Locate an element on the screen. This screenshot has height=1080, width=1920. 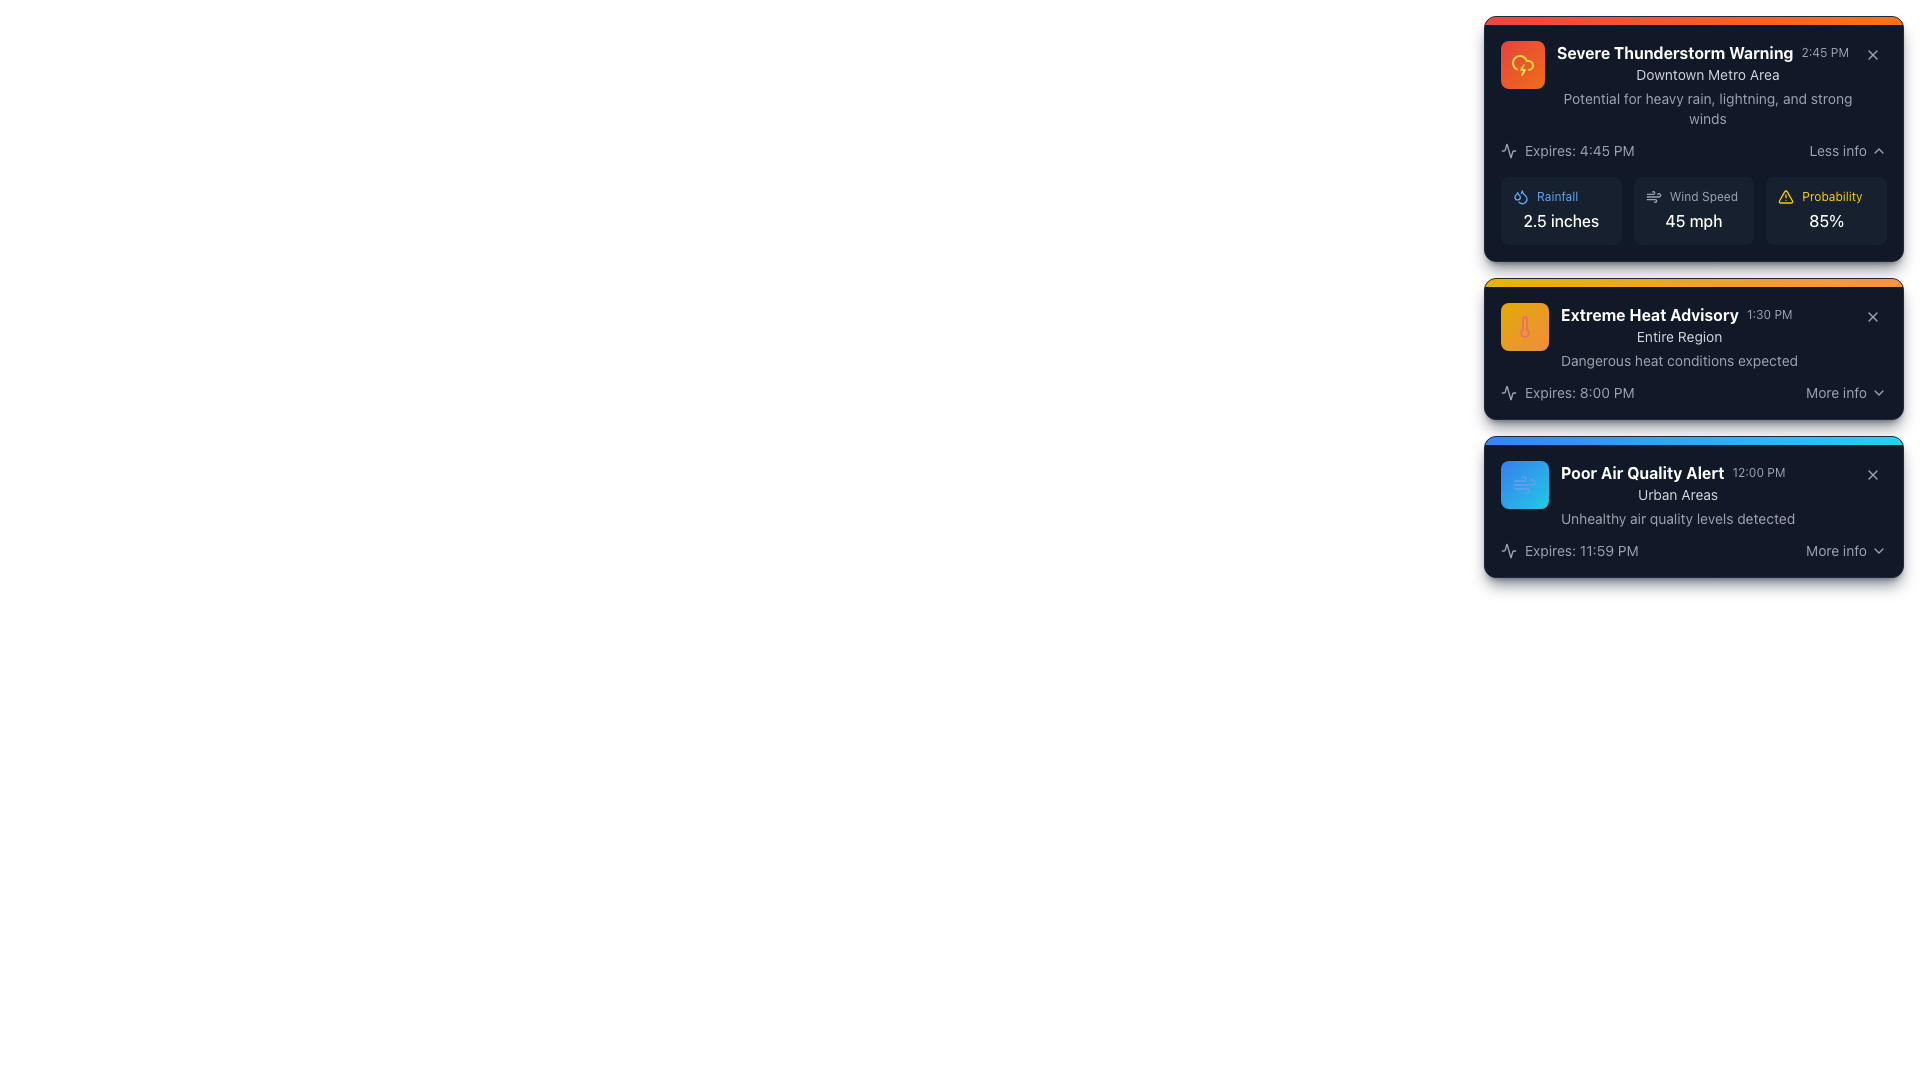
the rainfall measurement label located in the top-right corner of the notification card, which provides detailed weather-related information is located at coordinates (1560, 220).